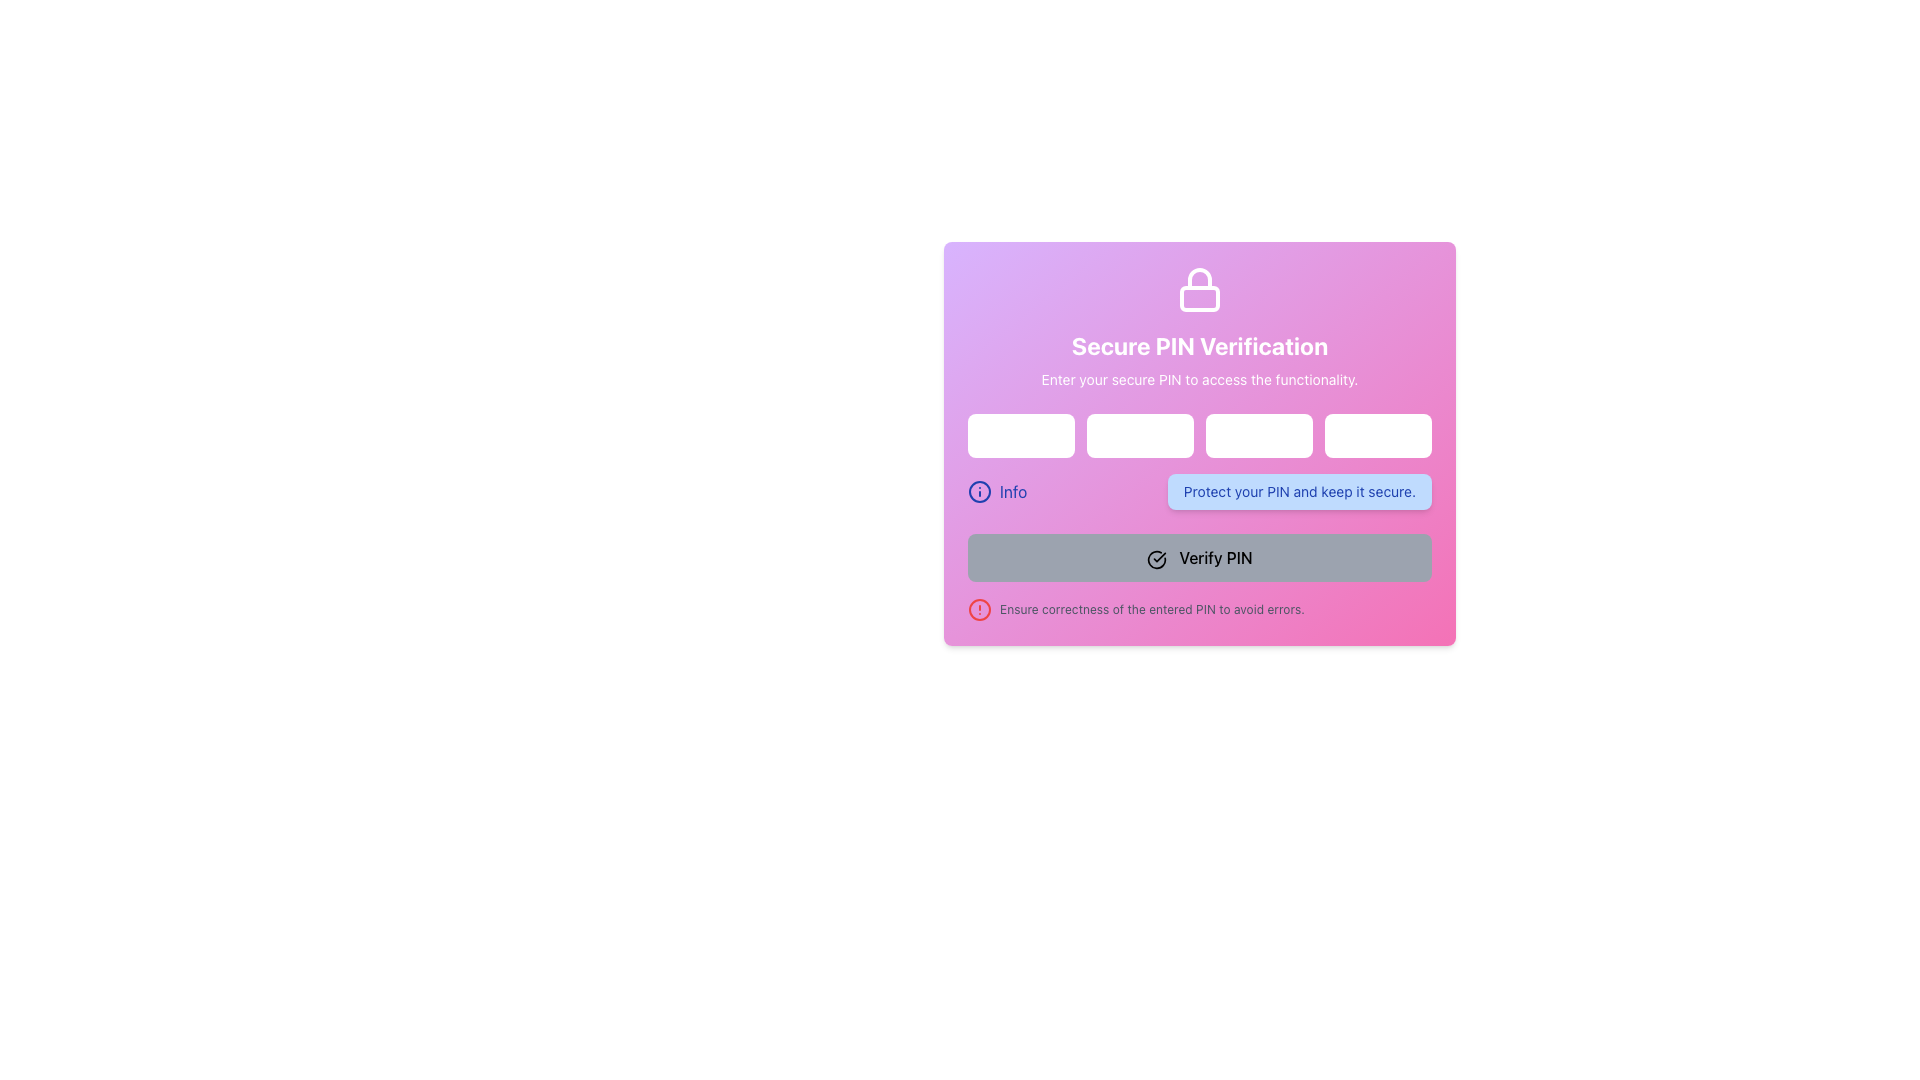 The width and height of the screenshot is (1920, 1080). Describe the element at coordinates (1200, 492) in the screenshot. I see `the 'Info' icon or the informational text displaying 'Protect your PIN and keep it secure.'` at that location.